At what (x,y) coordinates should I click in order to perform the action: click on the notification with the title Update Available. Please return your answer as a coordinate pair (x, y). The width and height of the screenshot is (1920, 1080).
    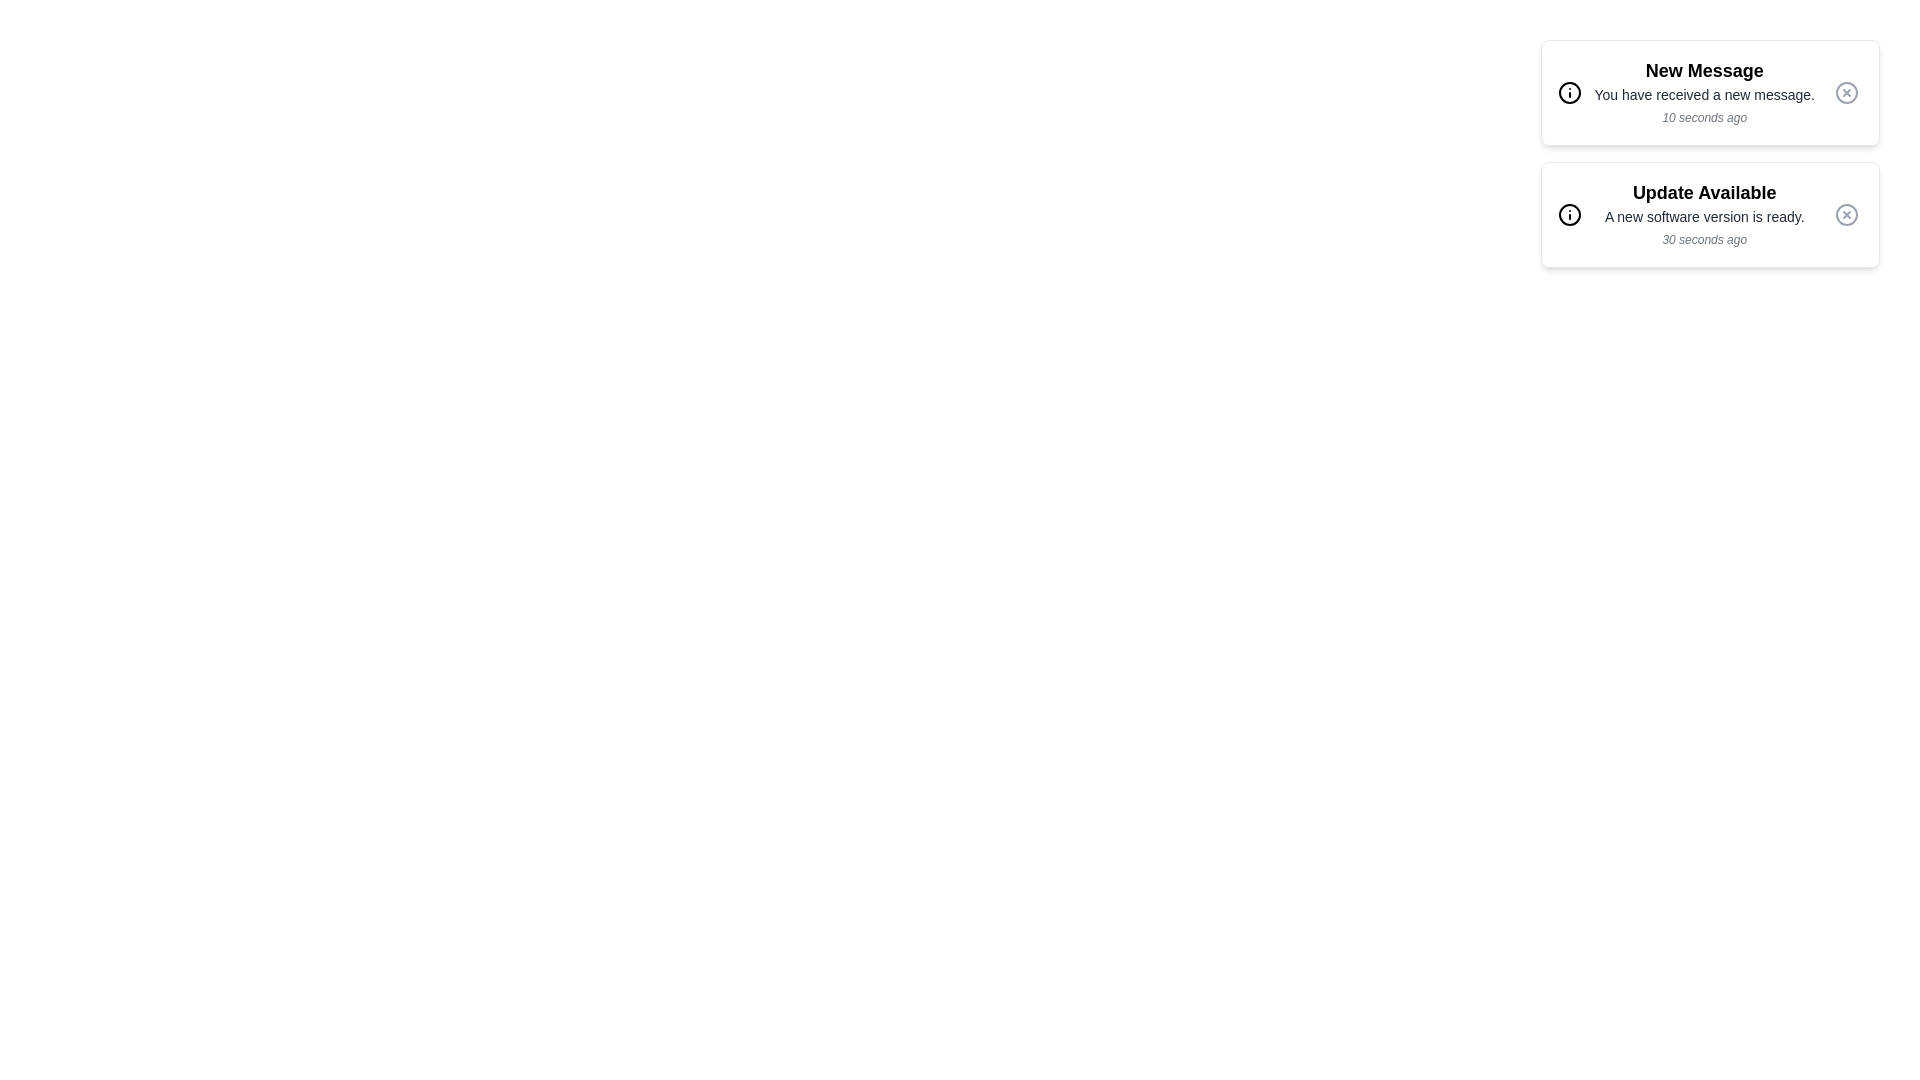
    Looking at the image, I should click on (1709, 215).